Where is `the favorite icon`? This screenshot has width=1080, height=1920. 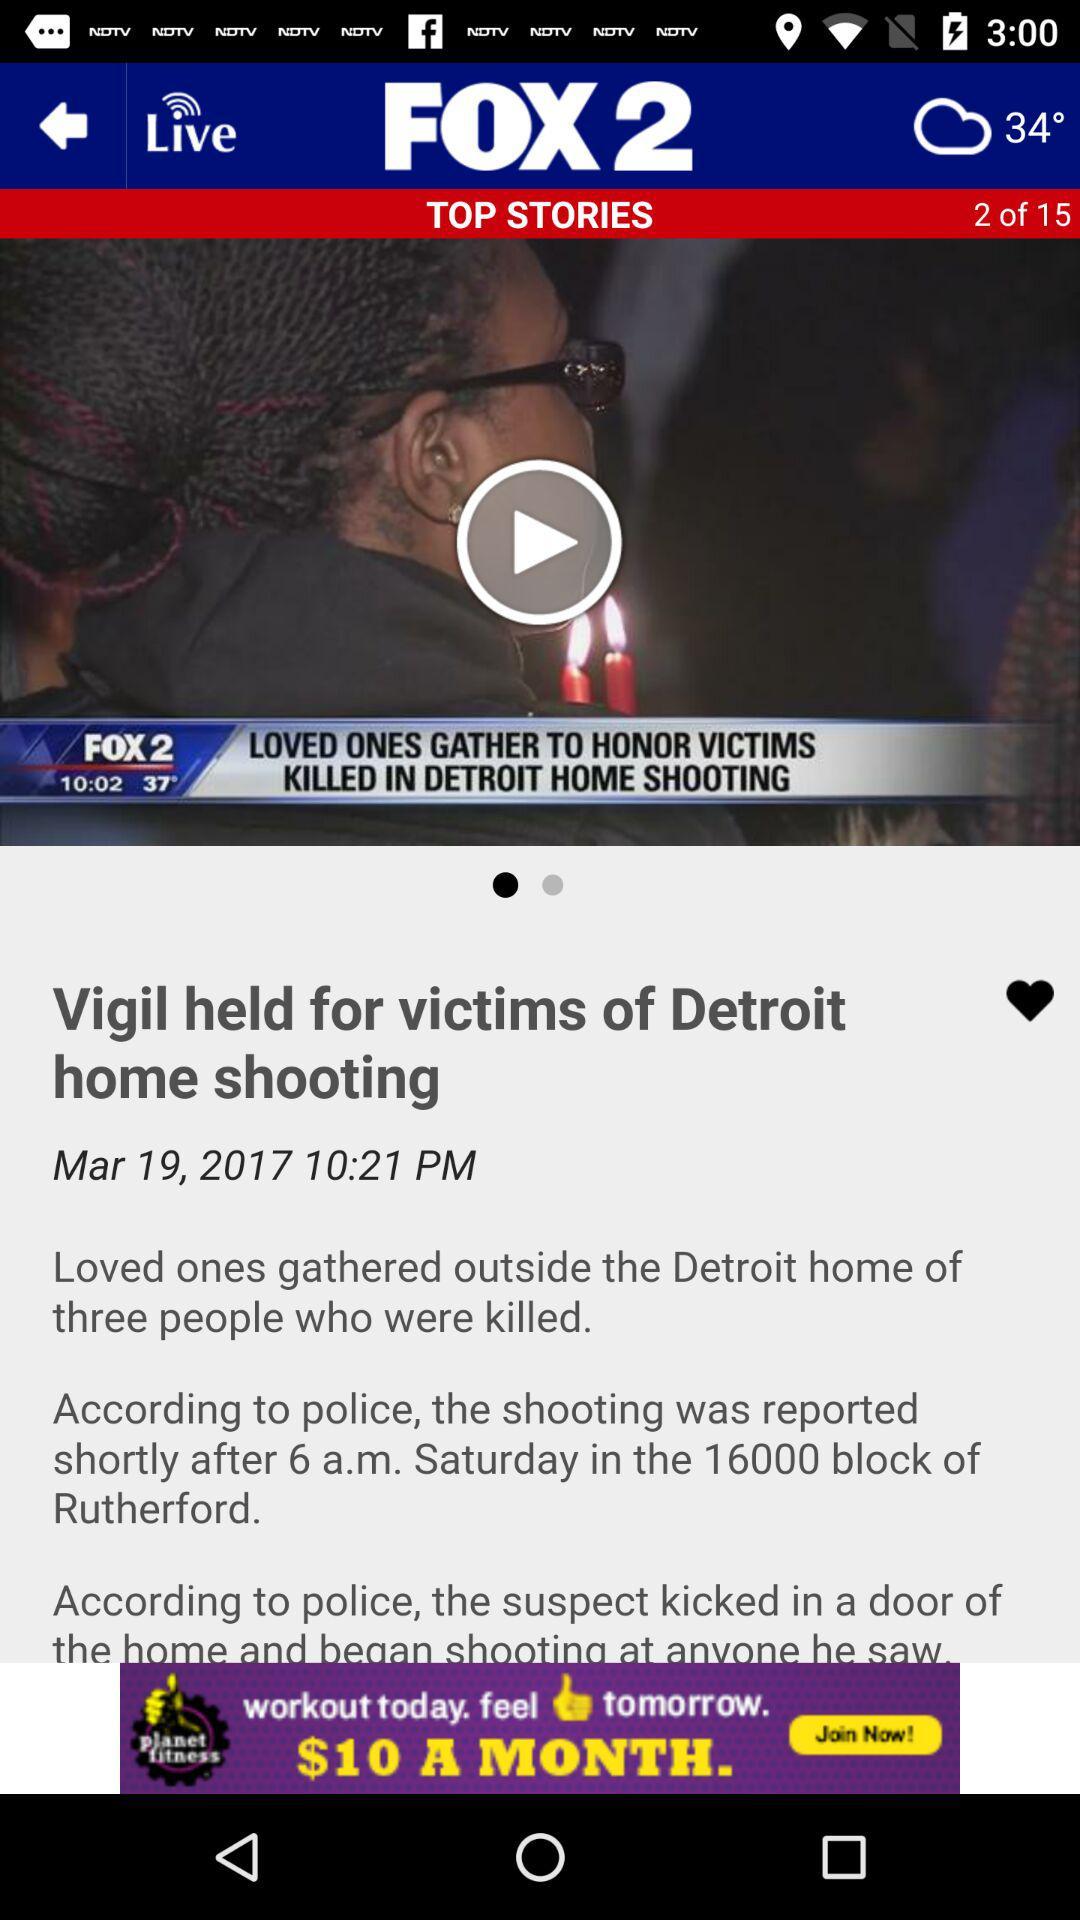
the favorite icon is located at coordinates (1017, 1000).